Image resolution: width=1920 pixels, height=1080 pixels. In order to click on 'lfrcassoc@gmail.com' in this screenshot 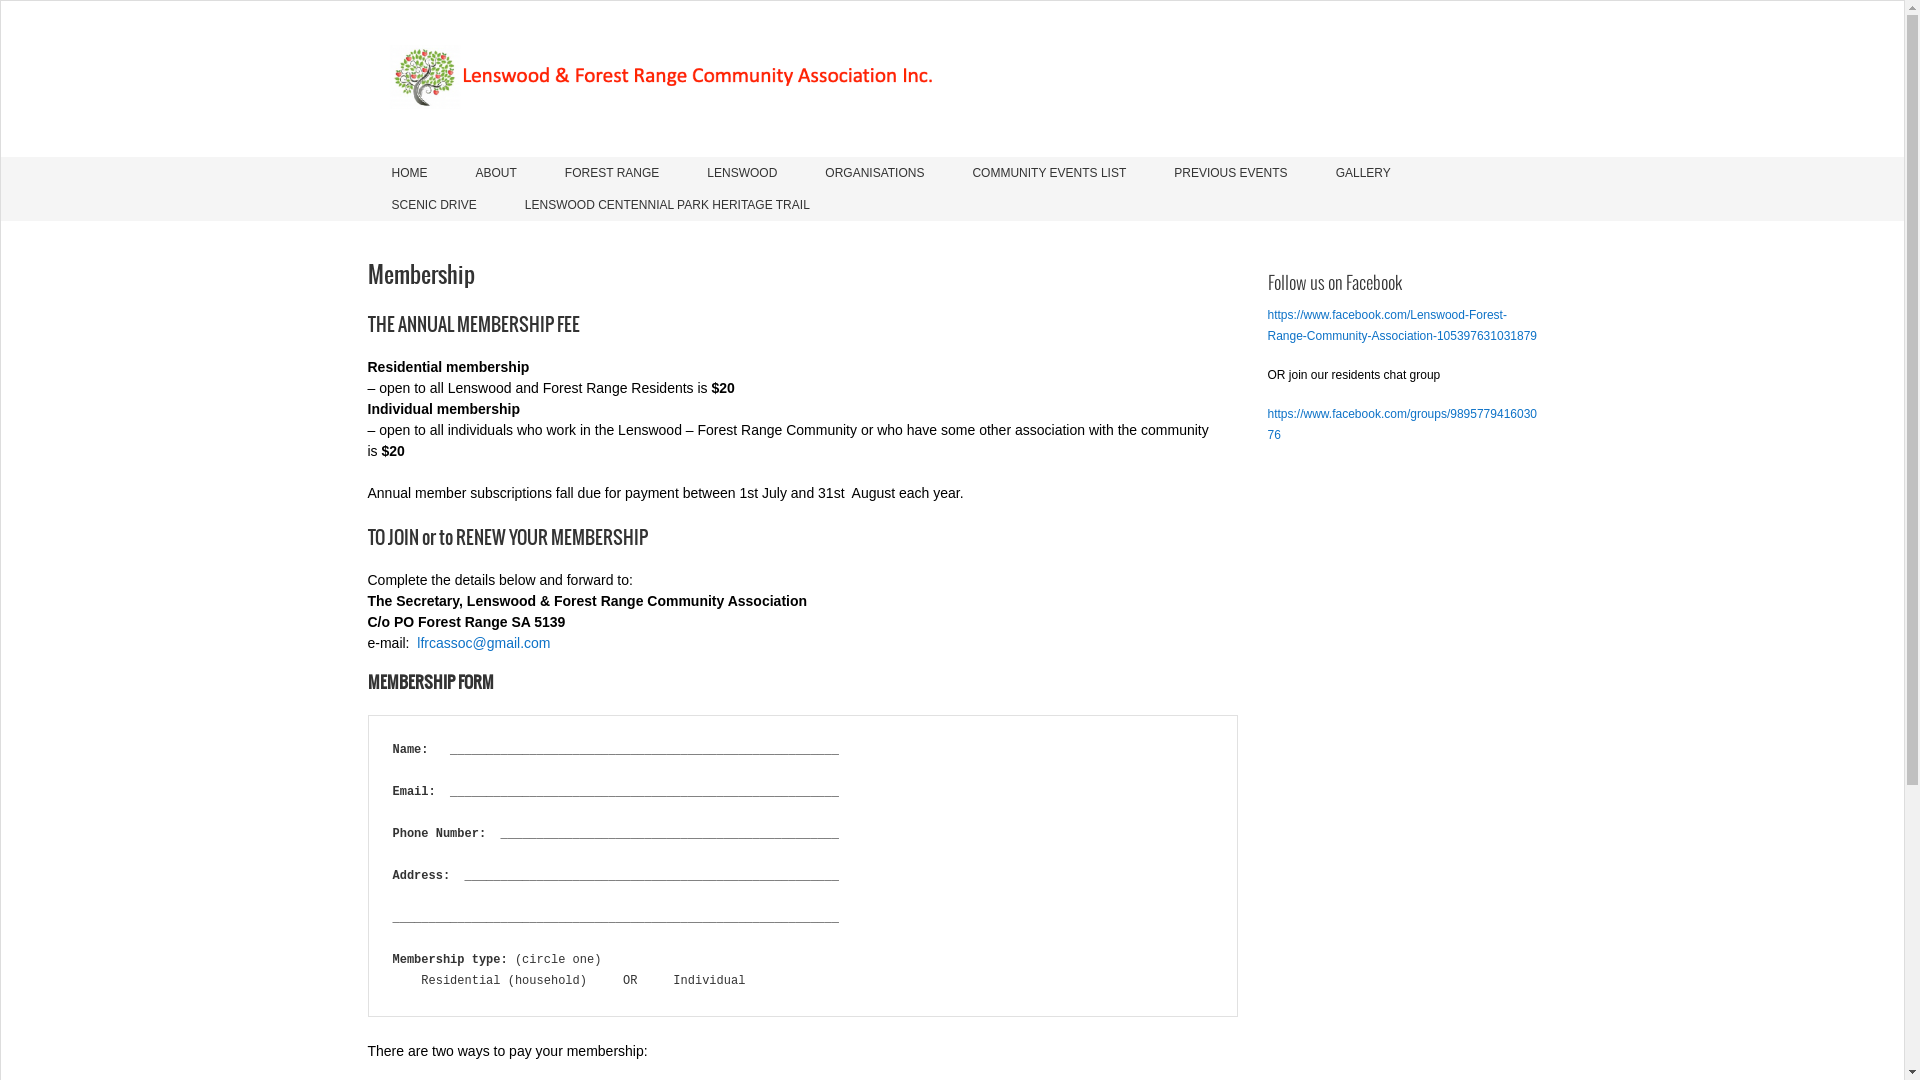, I will do `click(483, 643)`.